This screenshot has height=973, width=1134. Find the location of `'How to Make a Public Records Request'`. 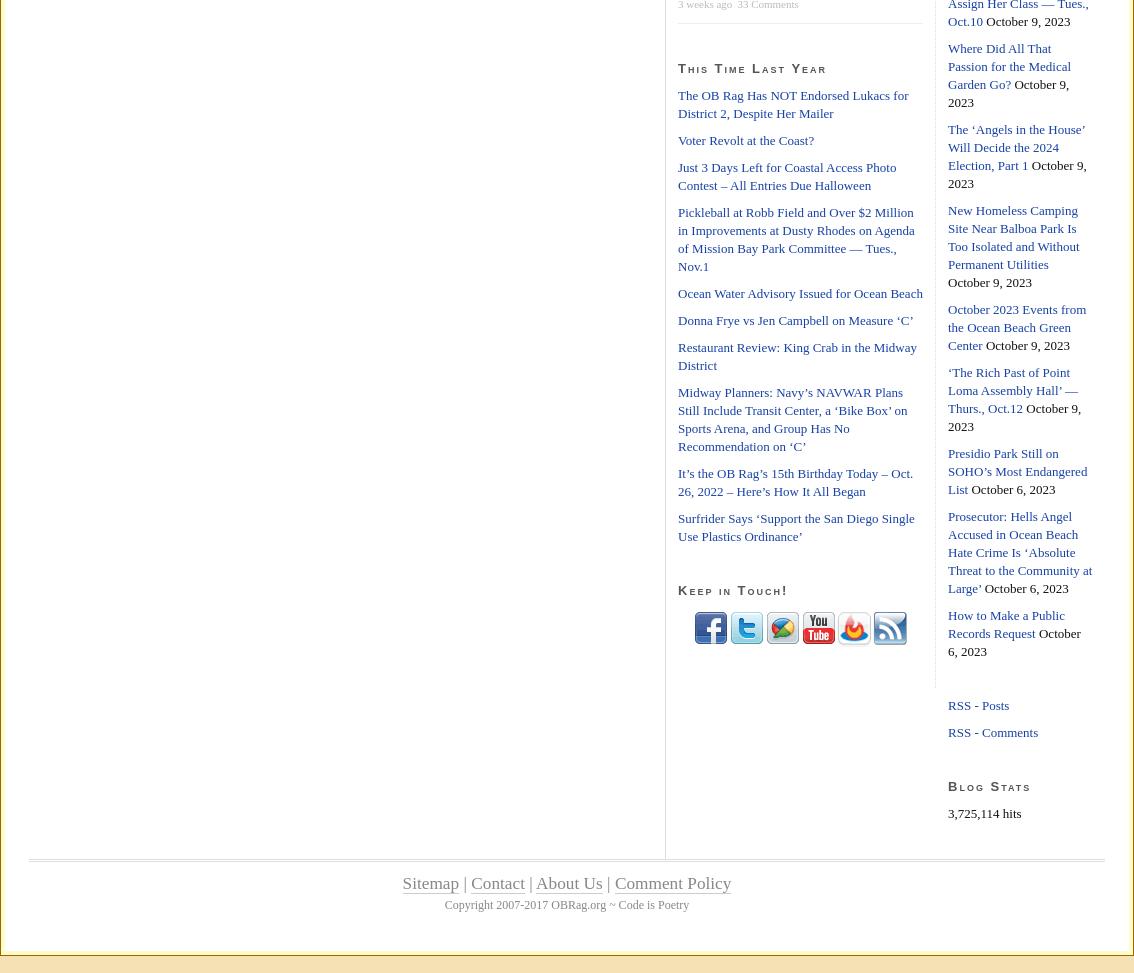

'How to Make a Public Records Request' is located at coordinates (1004, 624).